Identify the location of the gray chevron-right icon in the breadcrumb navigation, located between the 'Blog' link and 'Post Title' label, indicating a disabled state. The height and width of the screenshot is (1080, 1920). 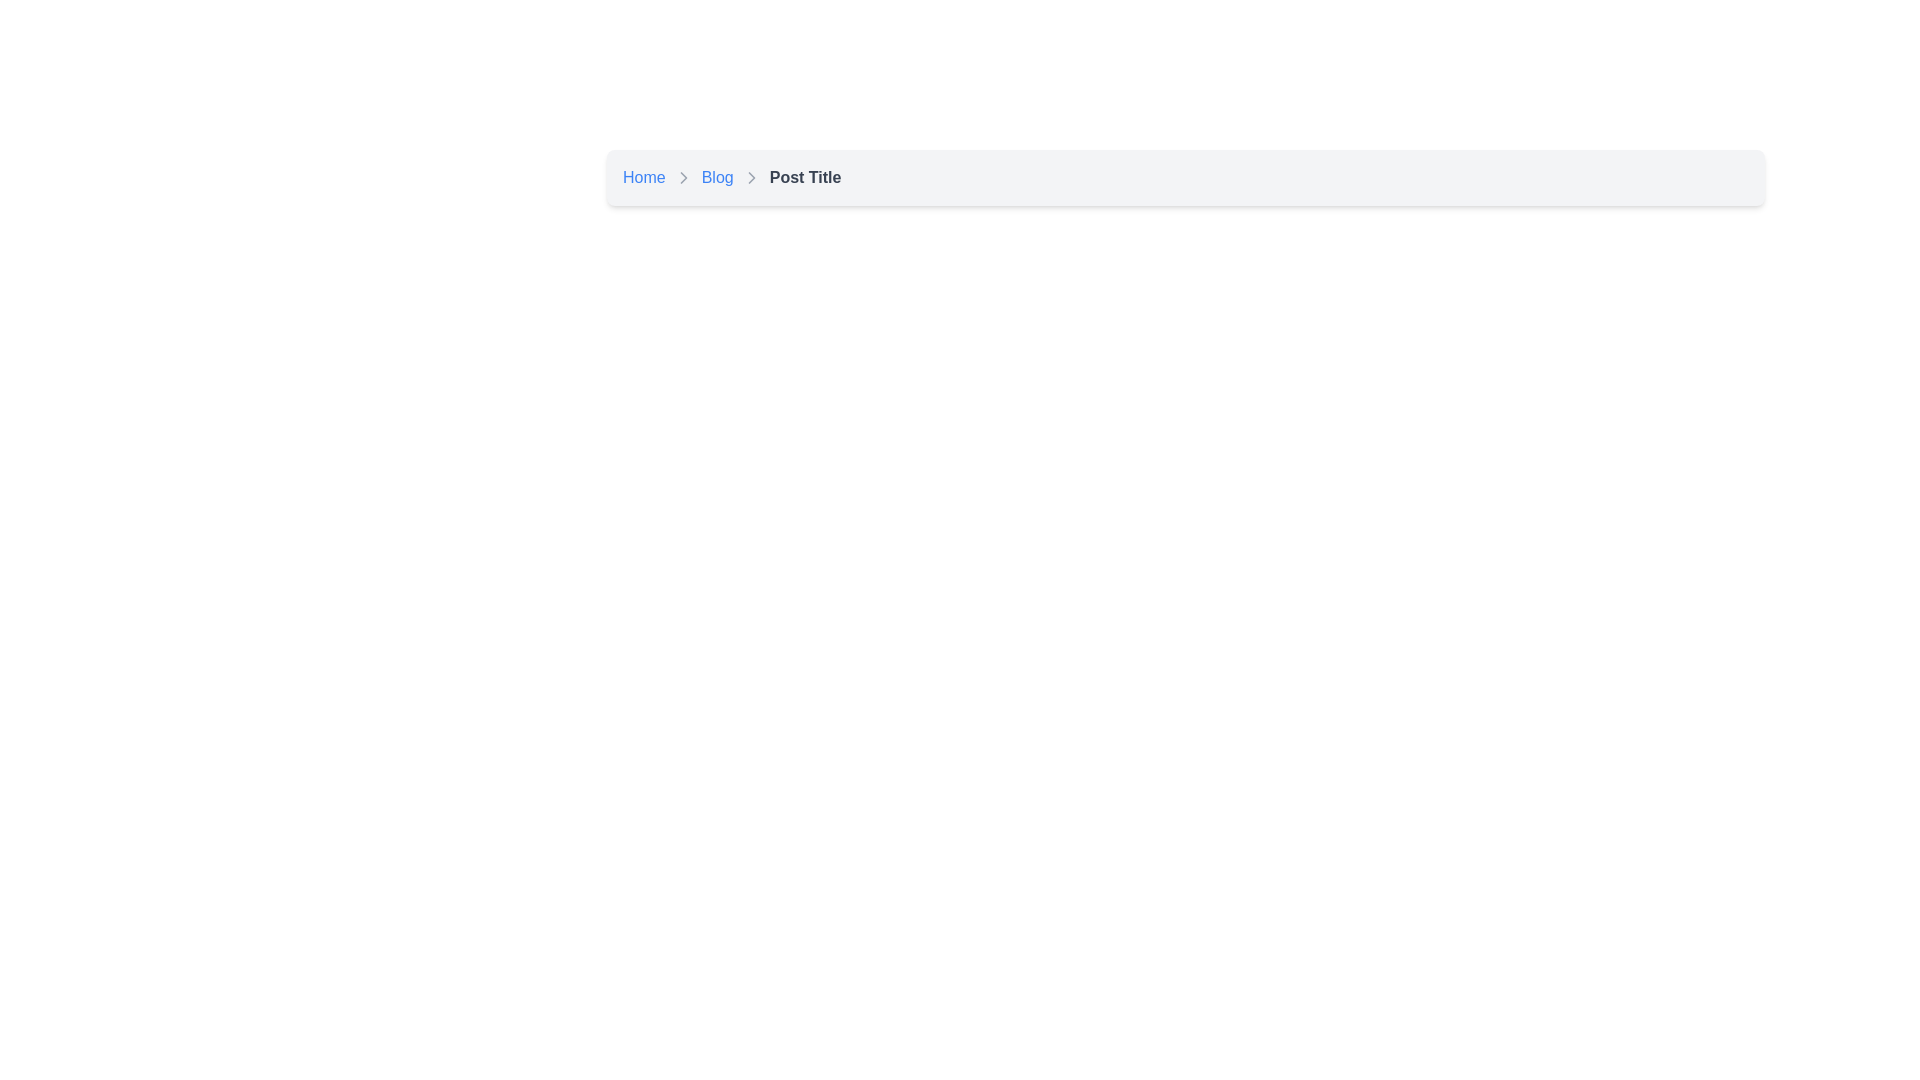
(750, 176).